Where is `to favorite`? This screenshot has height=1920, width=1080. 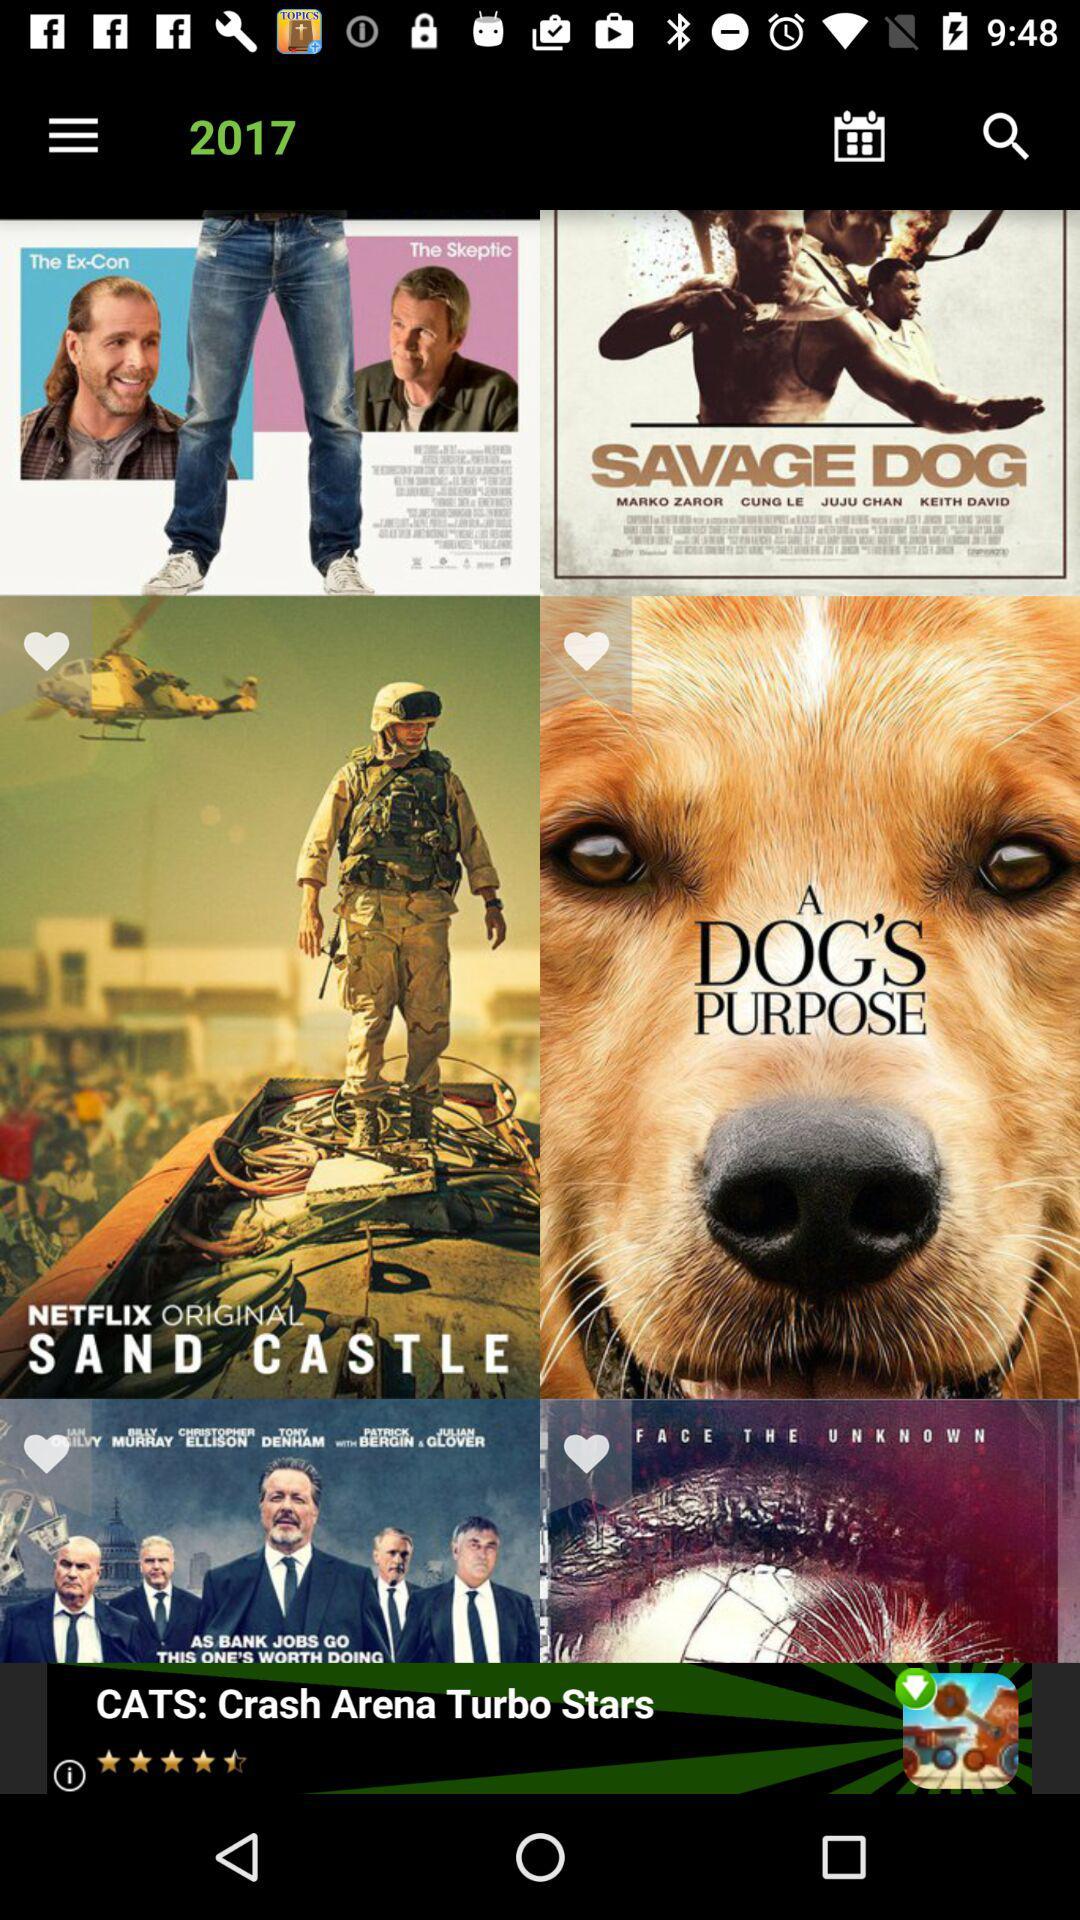 to favorite is located at coordinates (58, 655).